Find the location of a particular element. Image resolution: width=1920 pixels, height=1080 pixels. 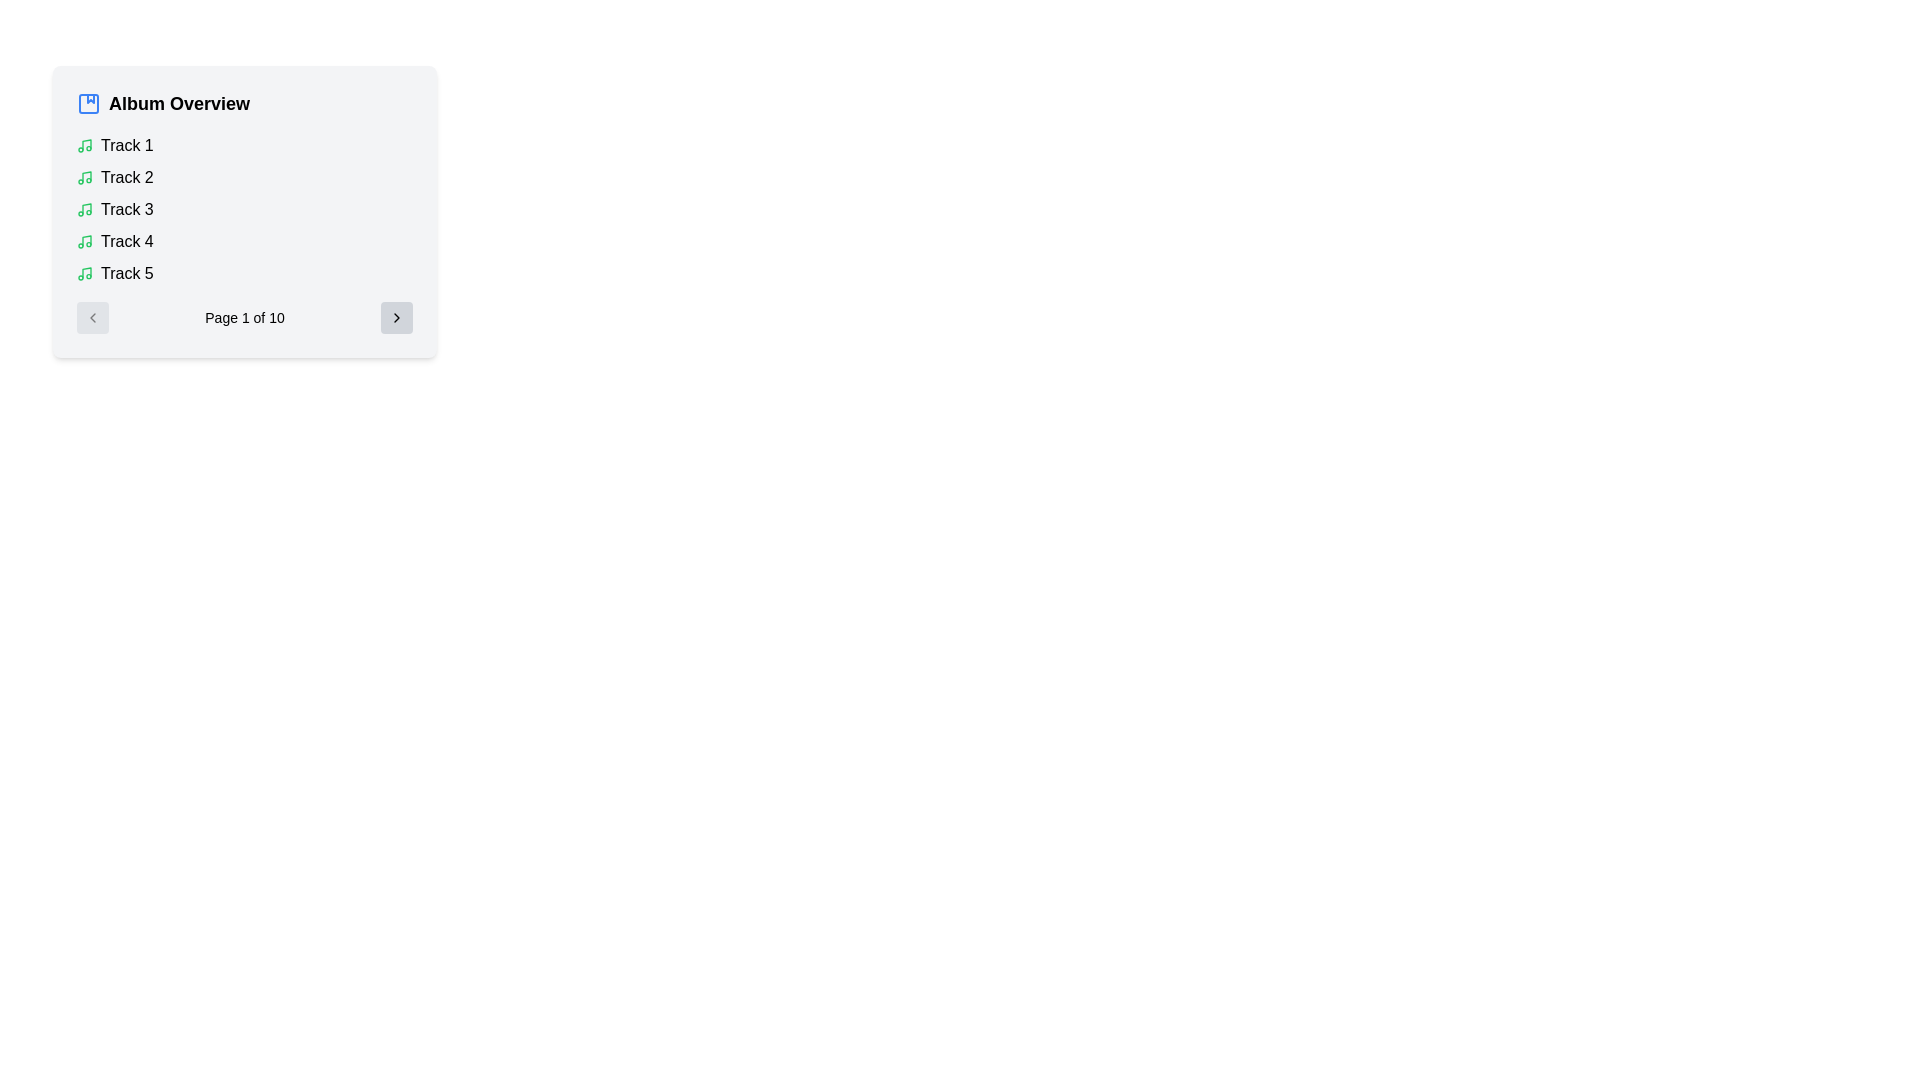

the third list item representing a track in the 'Album Overview' is located at coordinates (243, 209).